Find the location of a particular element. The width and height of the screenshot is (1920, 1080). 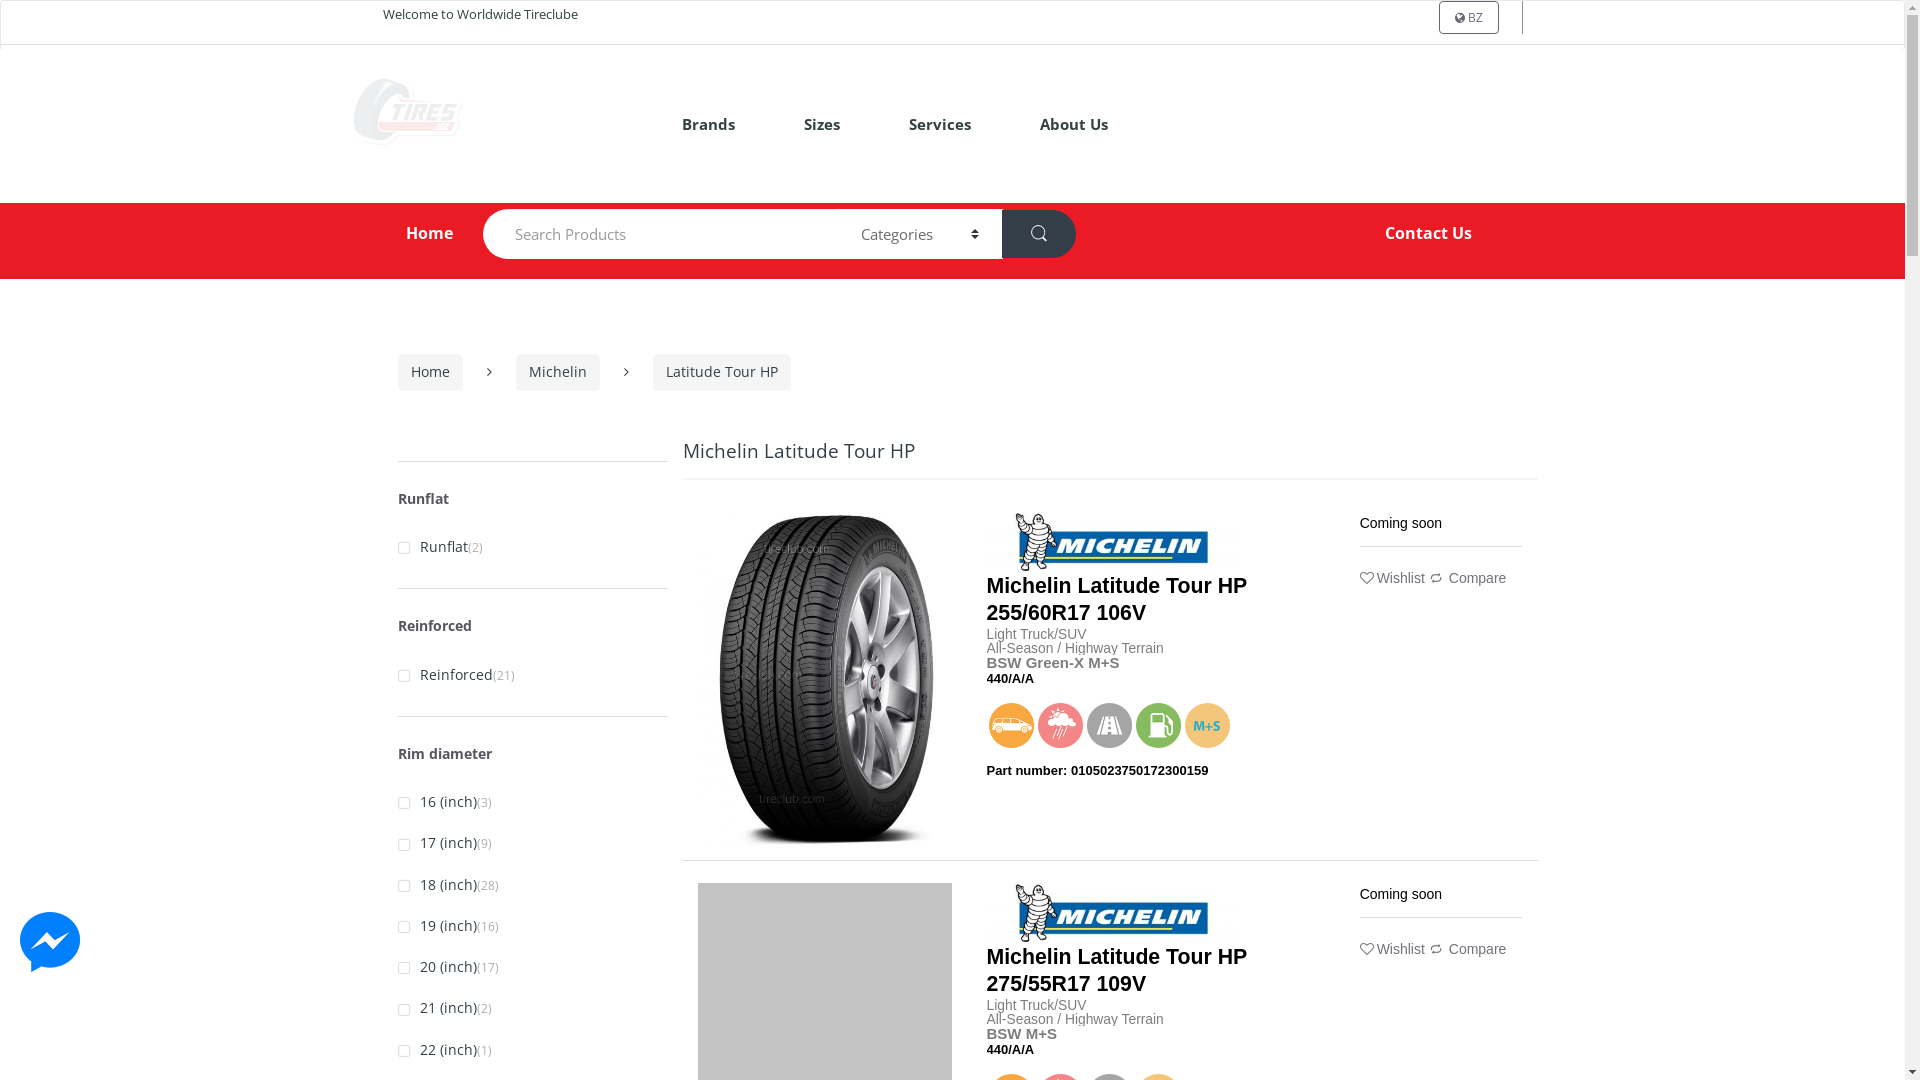

'19 (inch)' is located at coordinates (436, 926).